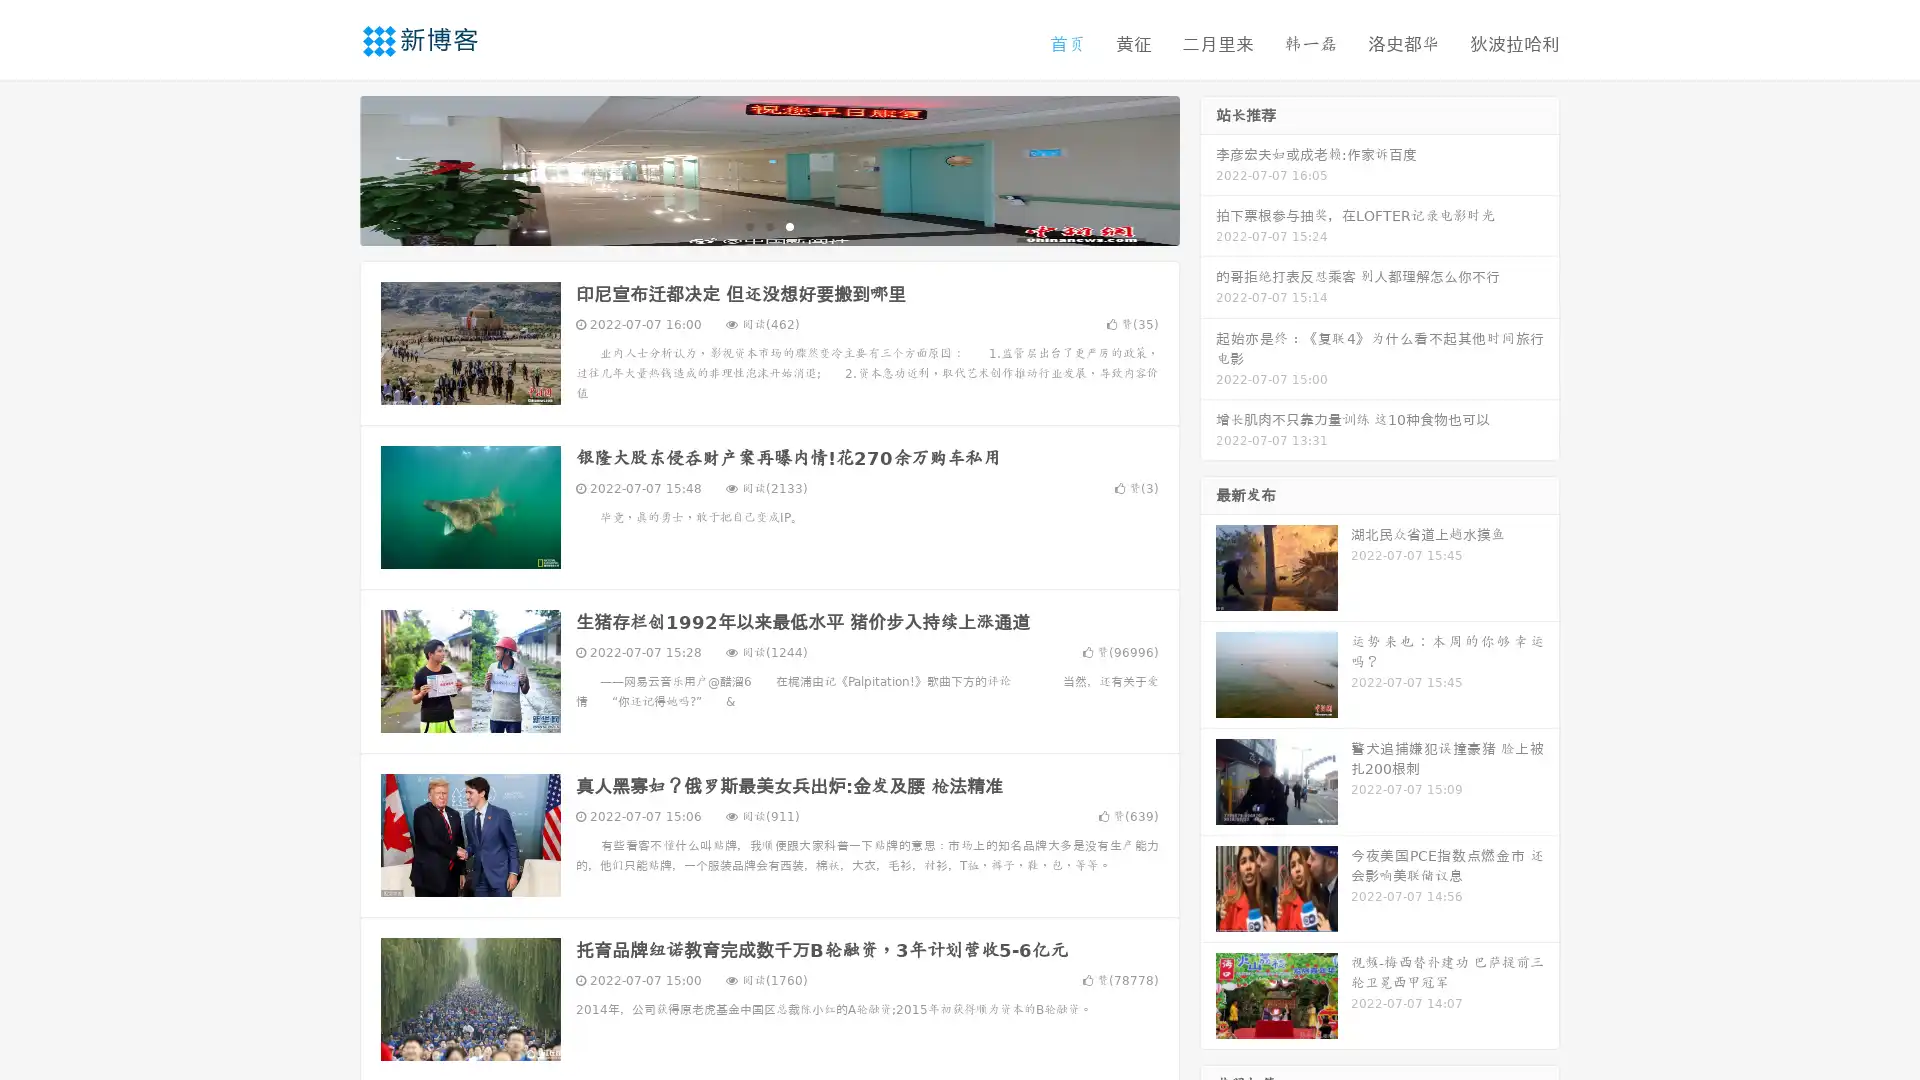 This screenshot has width=1920, height=1080. What do you see at coordinates (330, 168) in the screenshot?
I see `Previous slide` at bounding box center [330, 168].